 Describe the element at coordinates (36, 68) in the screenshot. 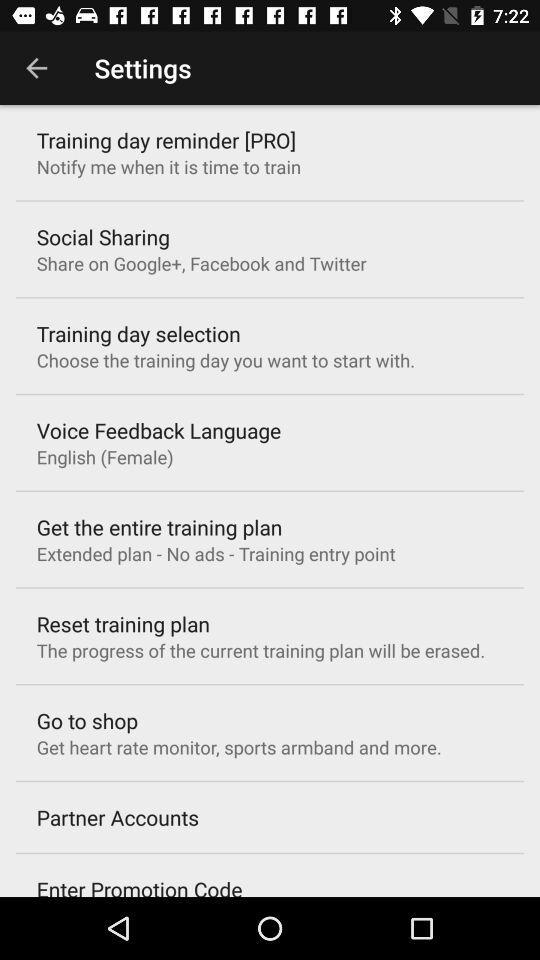

I see `item above the training day reminder icon` at that location.